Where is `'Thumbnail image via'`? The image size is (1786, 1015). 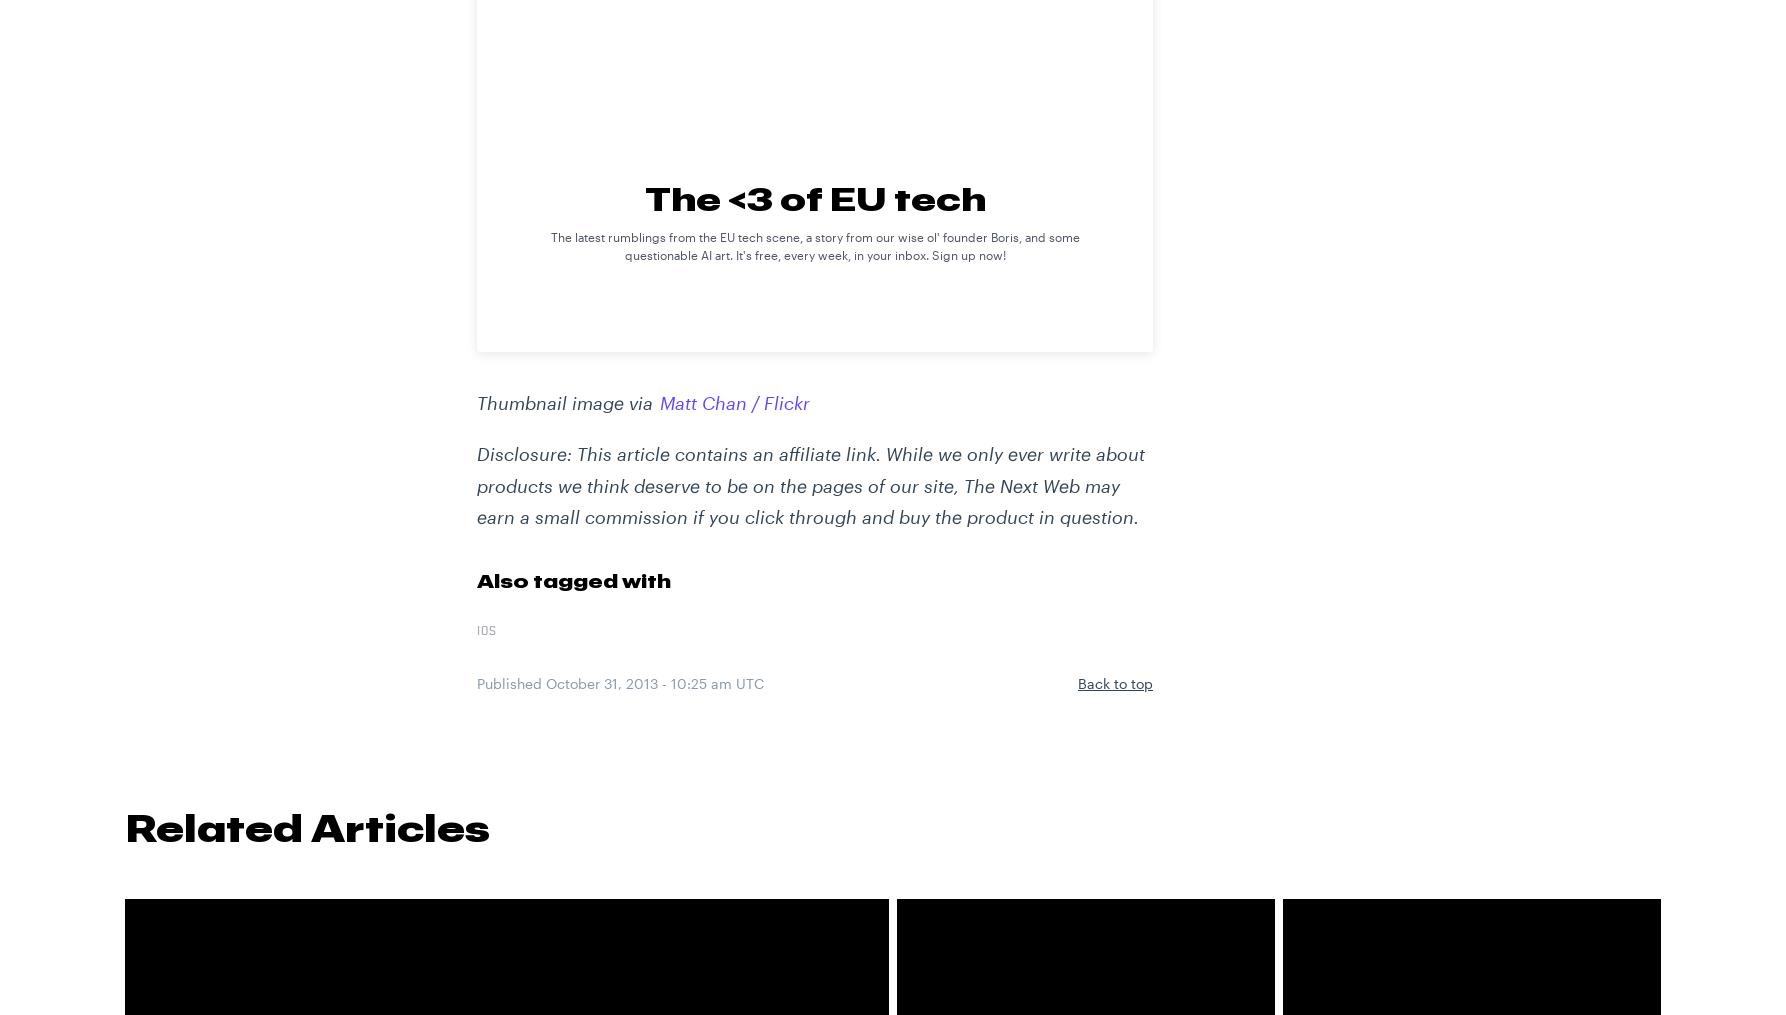 'Thumbnail image via' is located at coordinates (566, 402).